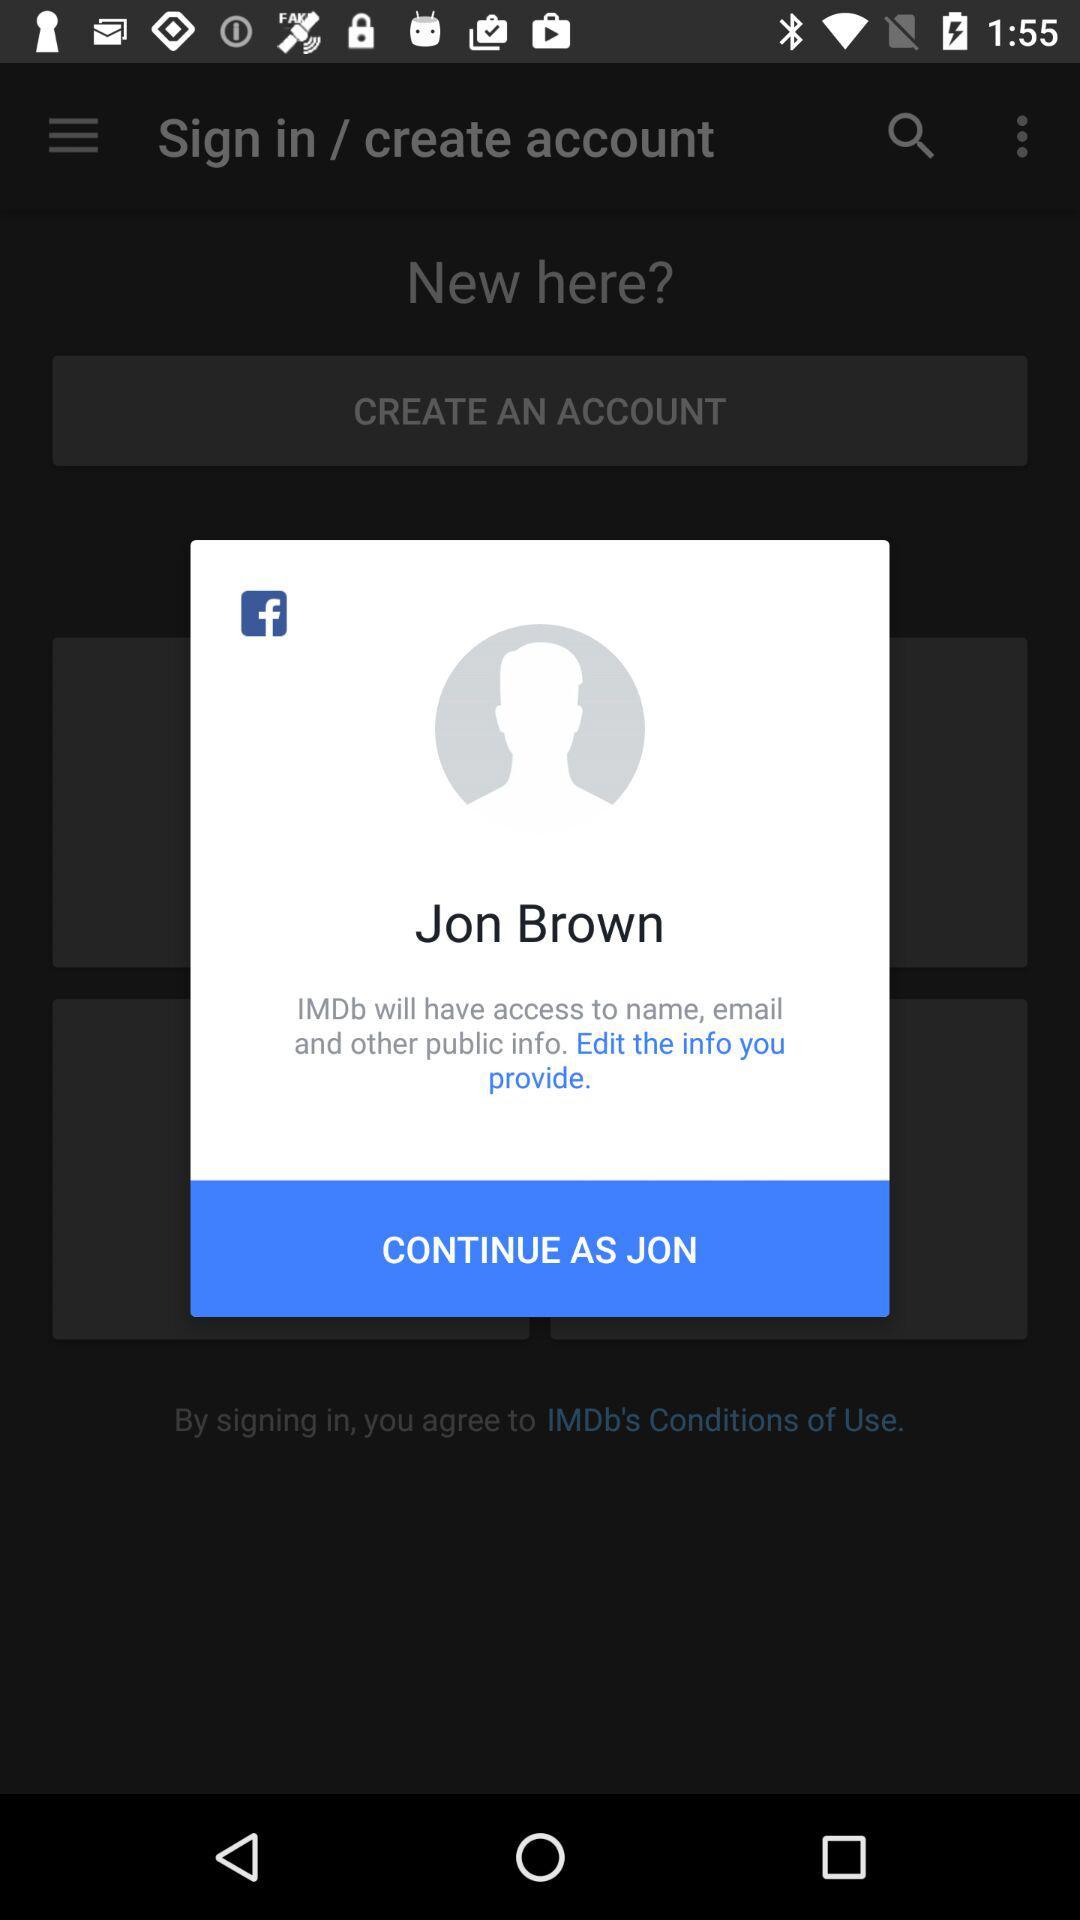 This screenshot has height=1920, width=1080. What do you see at coordinates (540, 1041) in the screenshot?
I see `imdb will have` at bounding box center [540, 1041].